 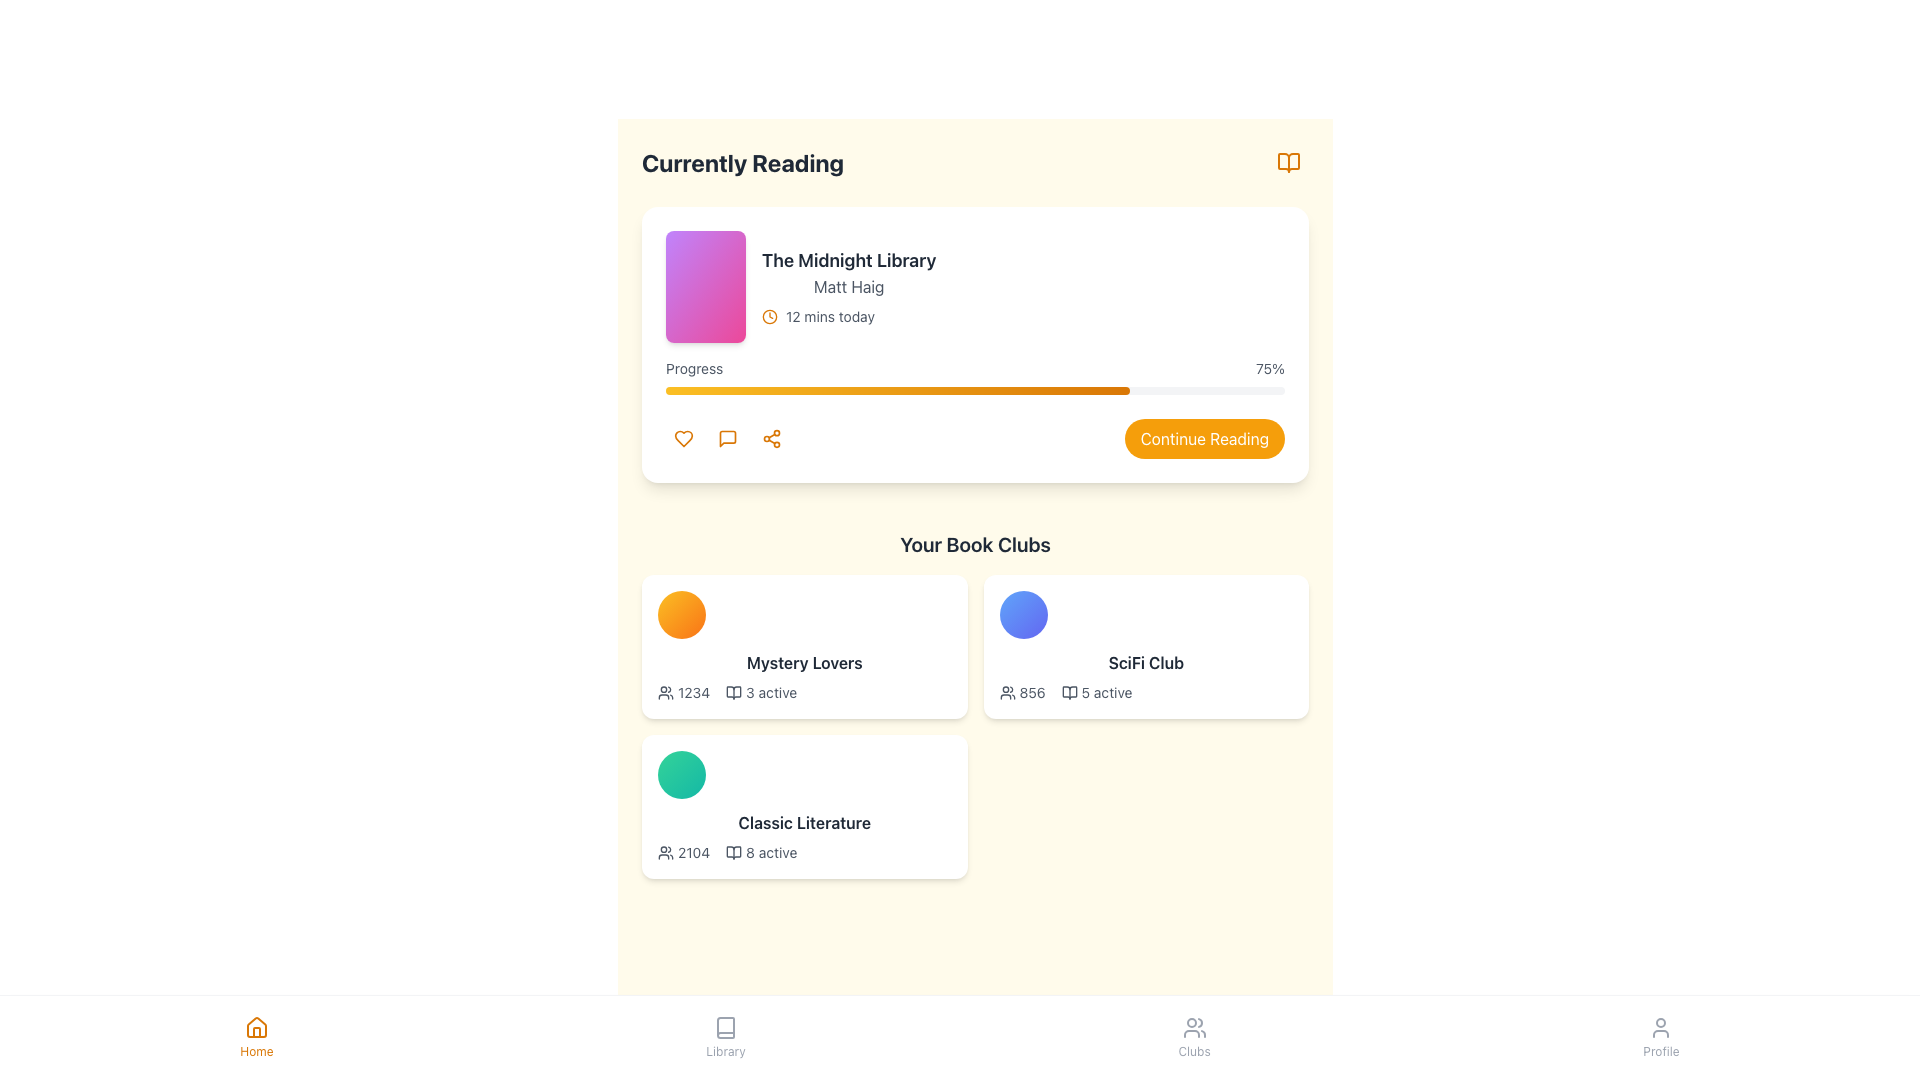 What do you see at coordinates (684, 438) in the screenshot?
I see `the circular button with a heart icon inside, located at the bottom-left of the 'Currently Reading' card, to change its background color to amber` at bounding box center [684, 438].